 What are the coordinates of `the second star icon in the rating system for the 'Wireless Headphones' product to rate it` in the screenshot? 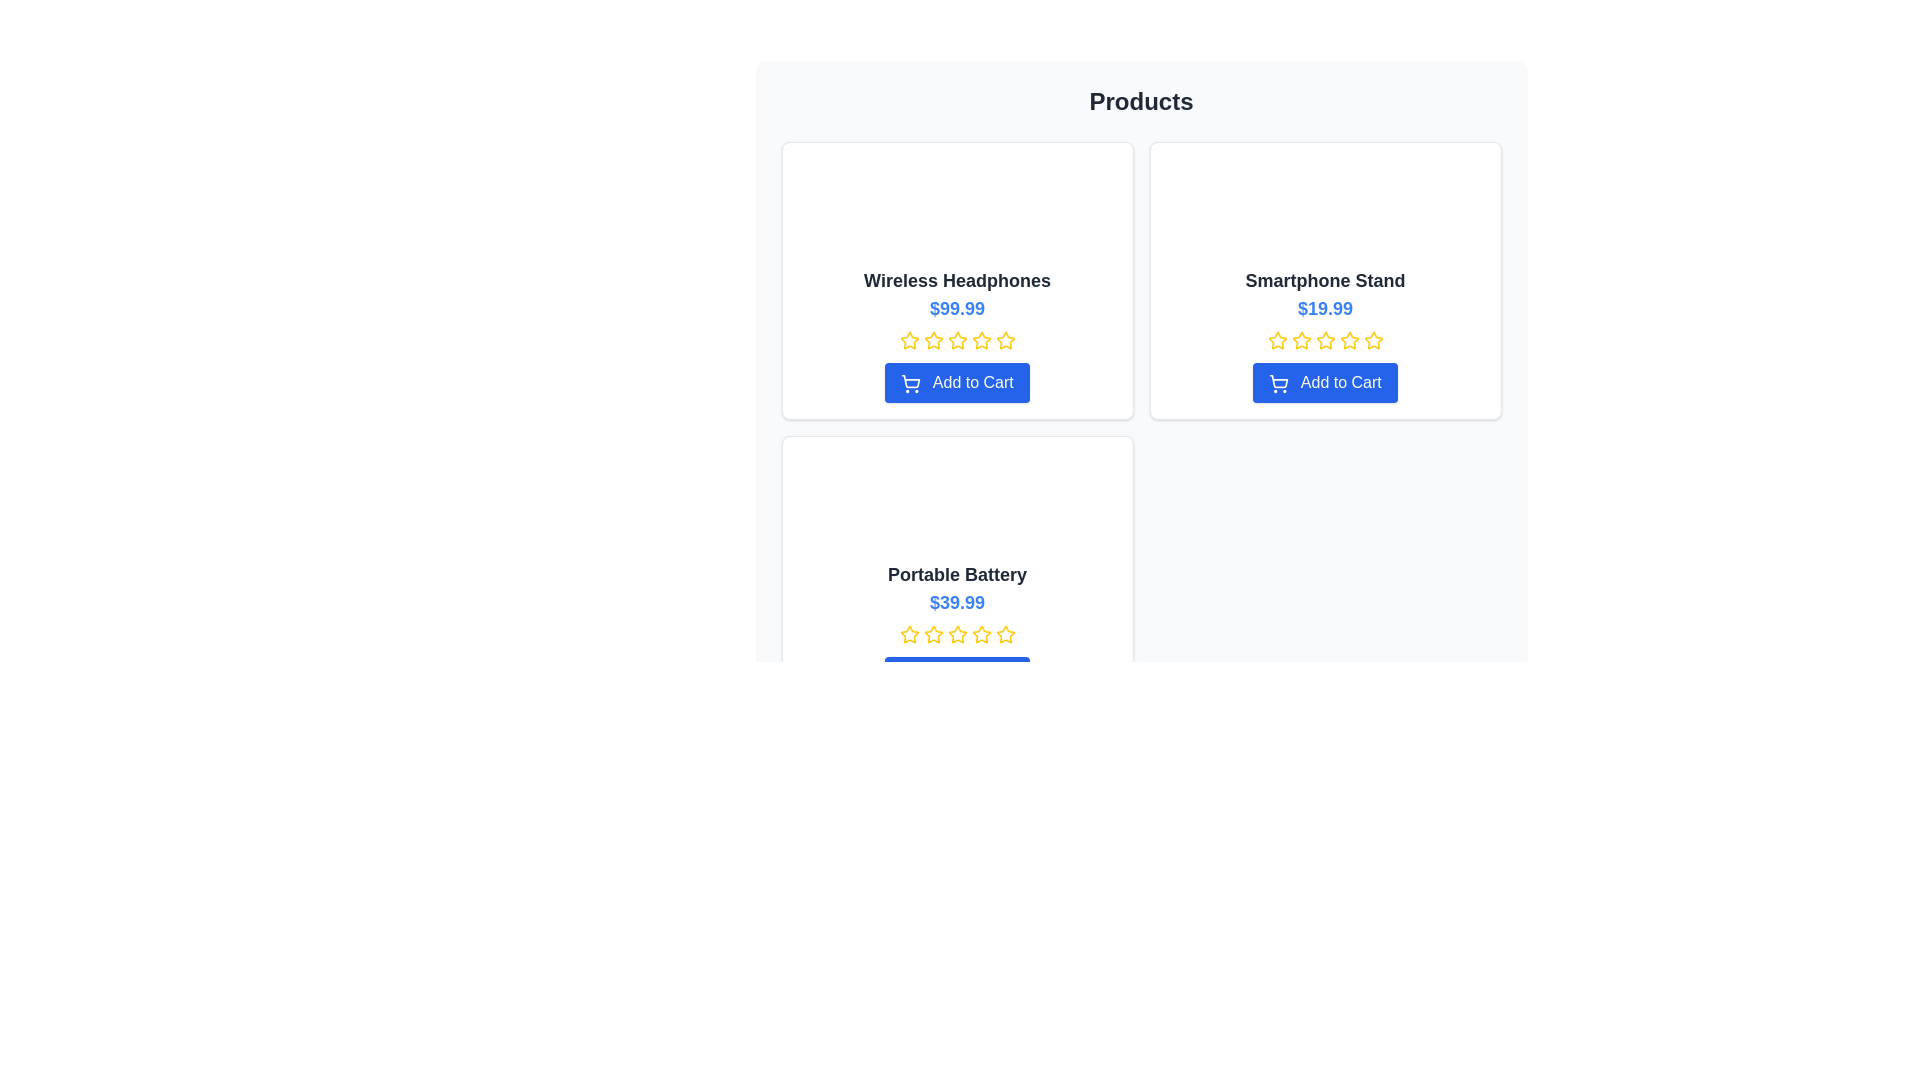 It's located at (956, 339).